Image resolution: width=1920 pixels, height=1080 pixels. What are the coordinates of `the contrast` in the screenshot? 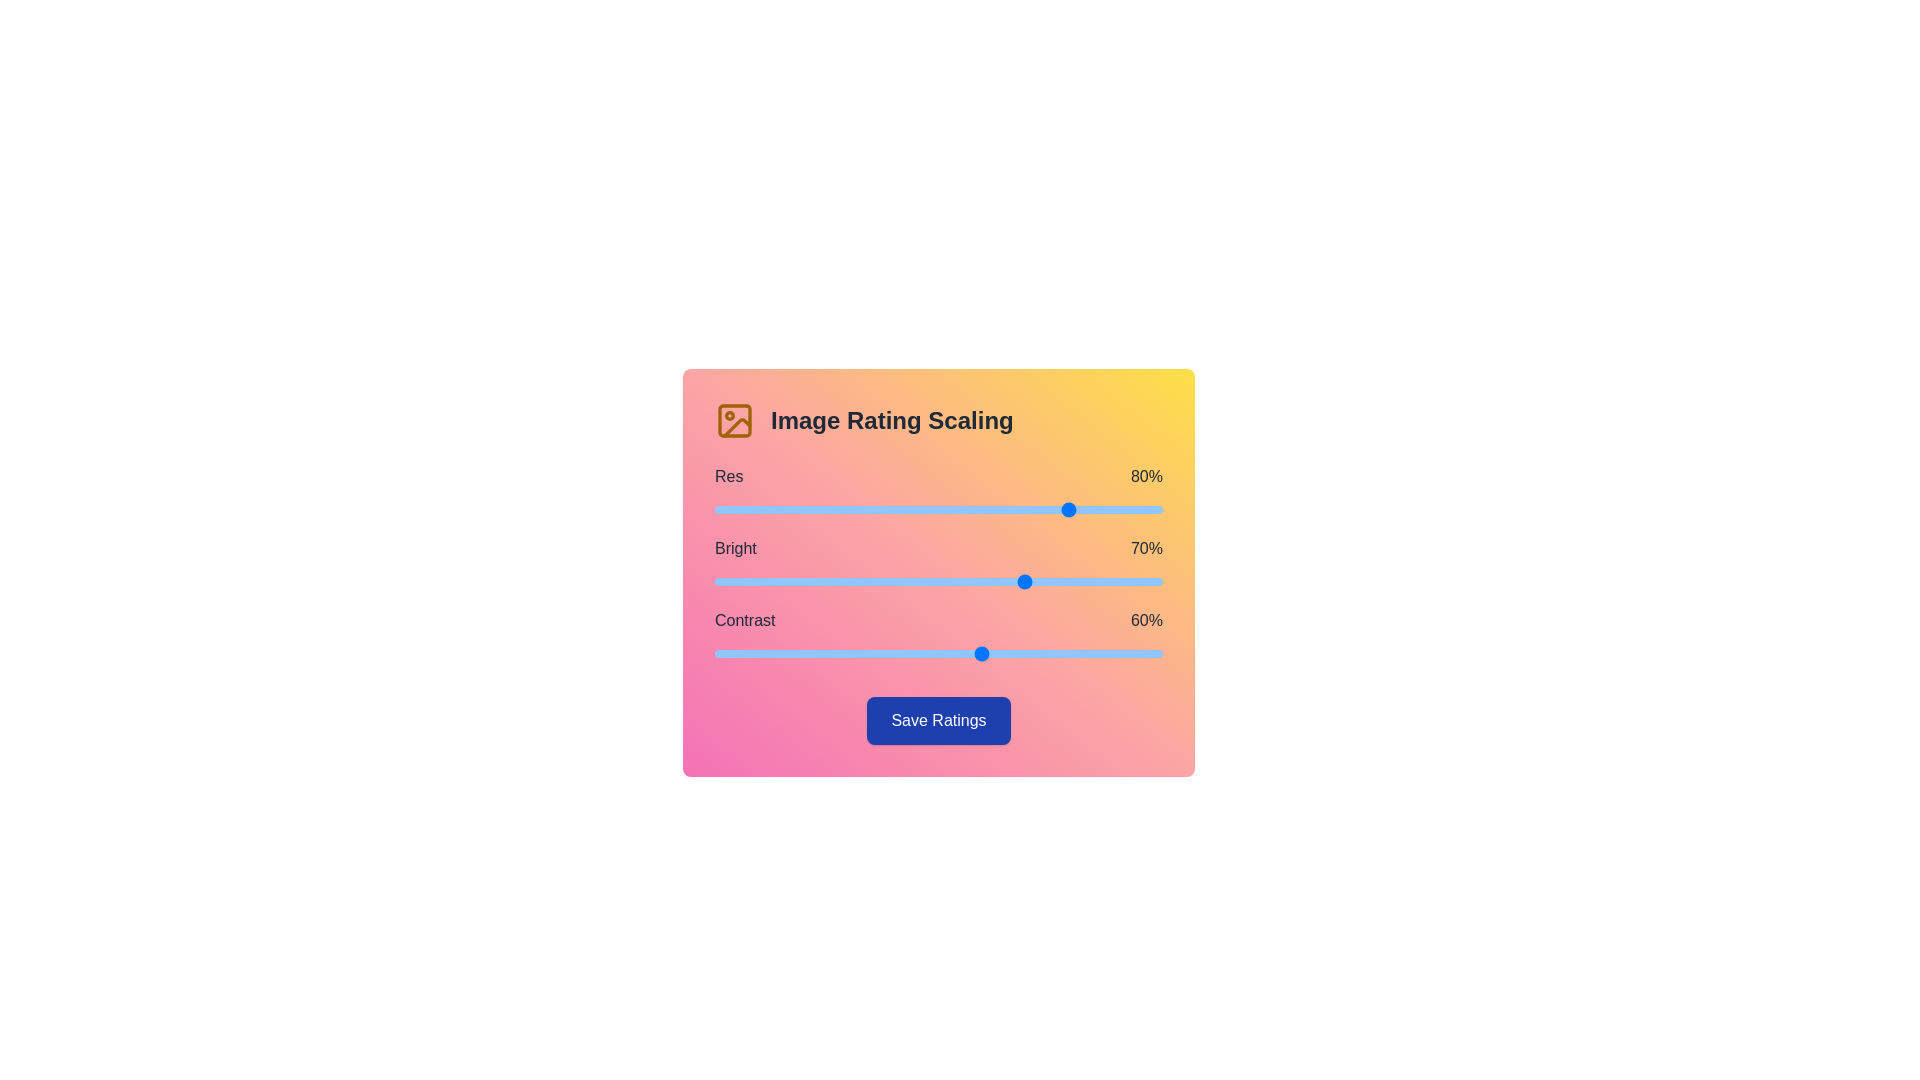 It's located at (942, 654).